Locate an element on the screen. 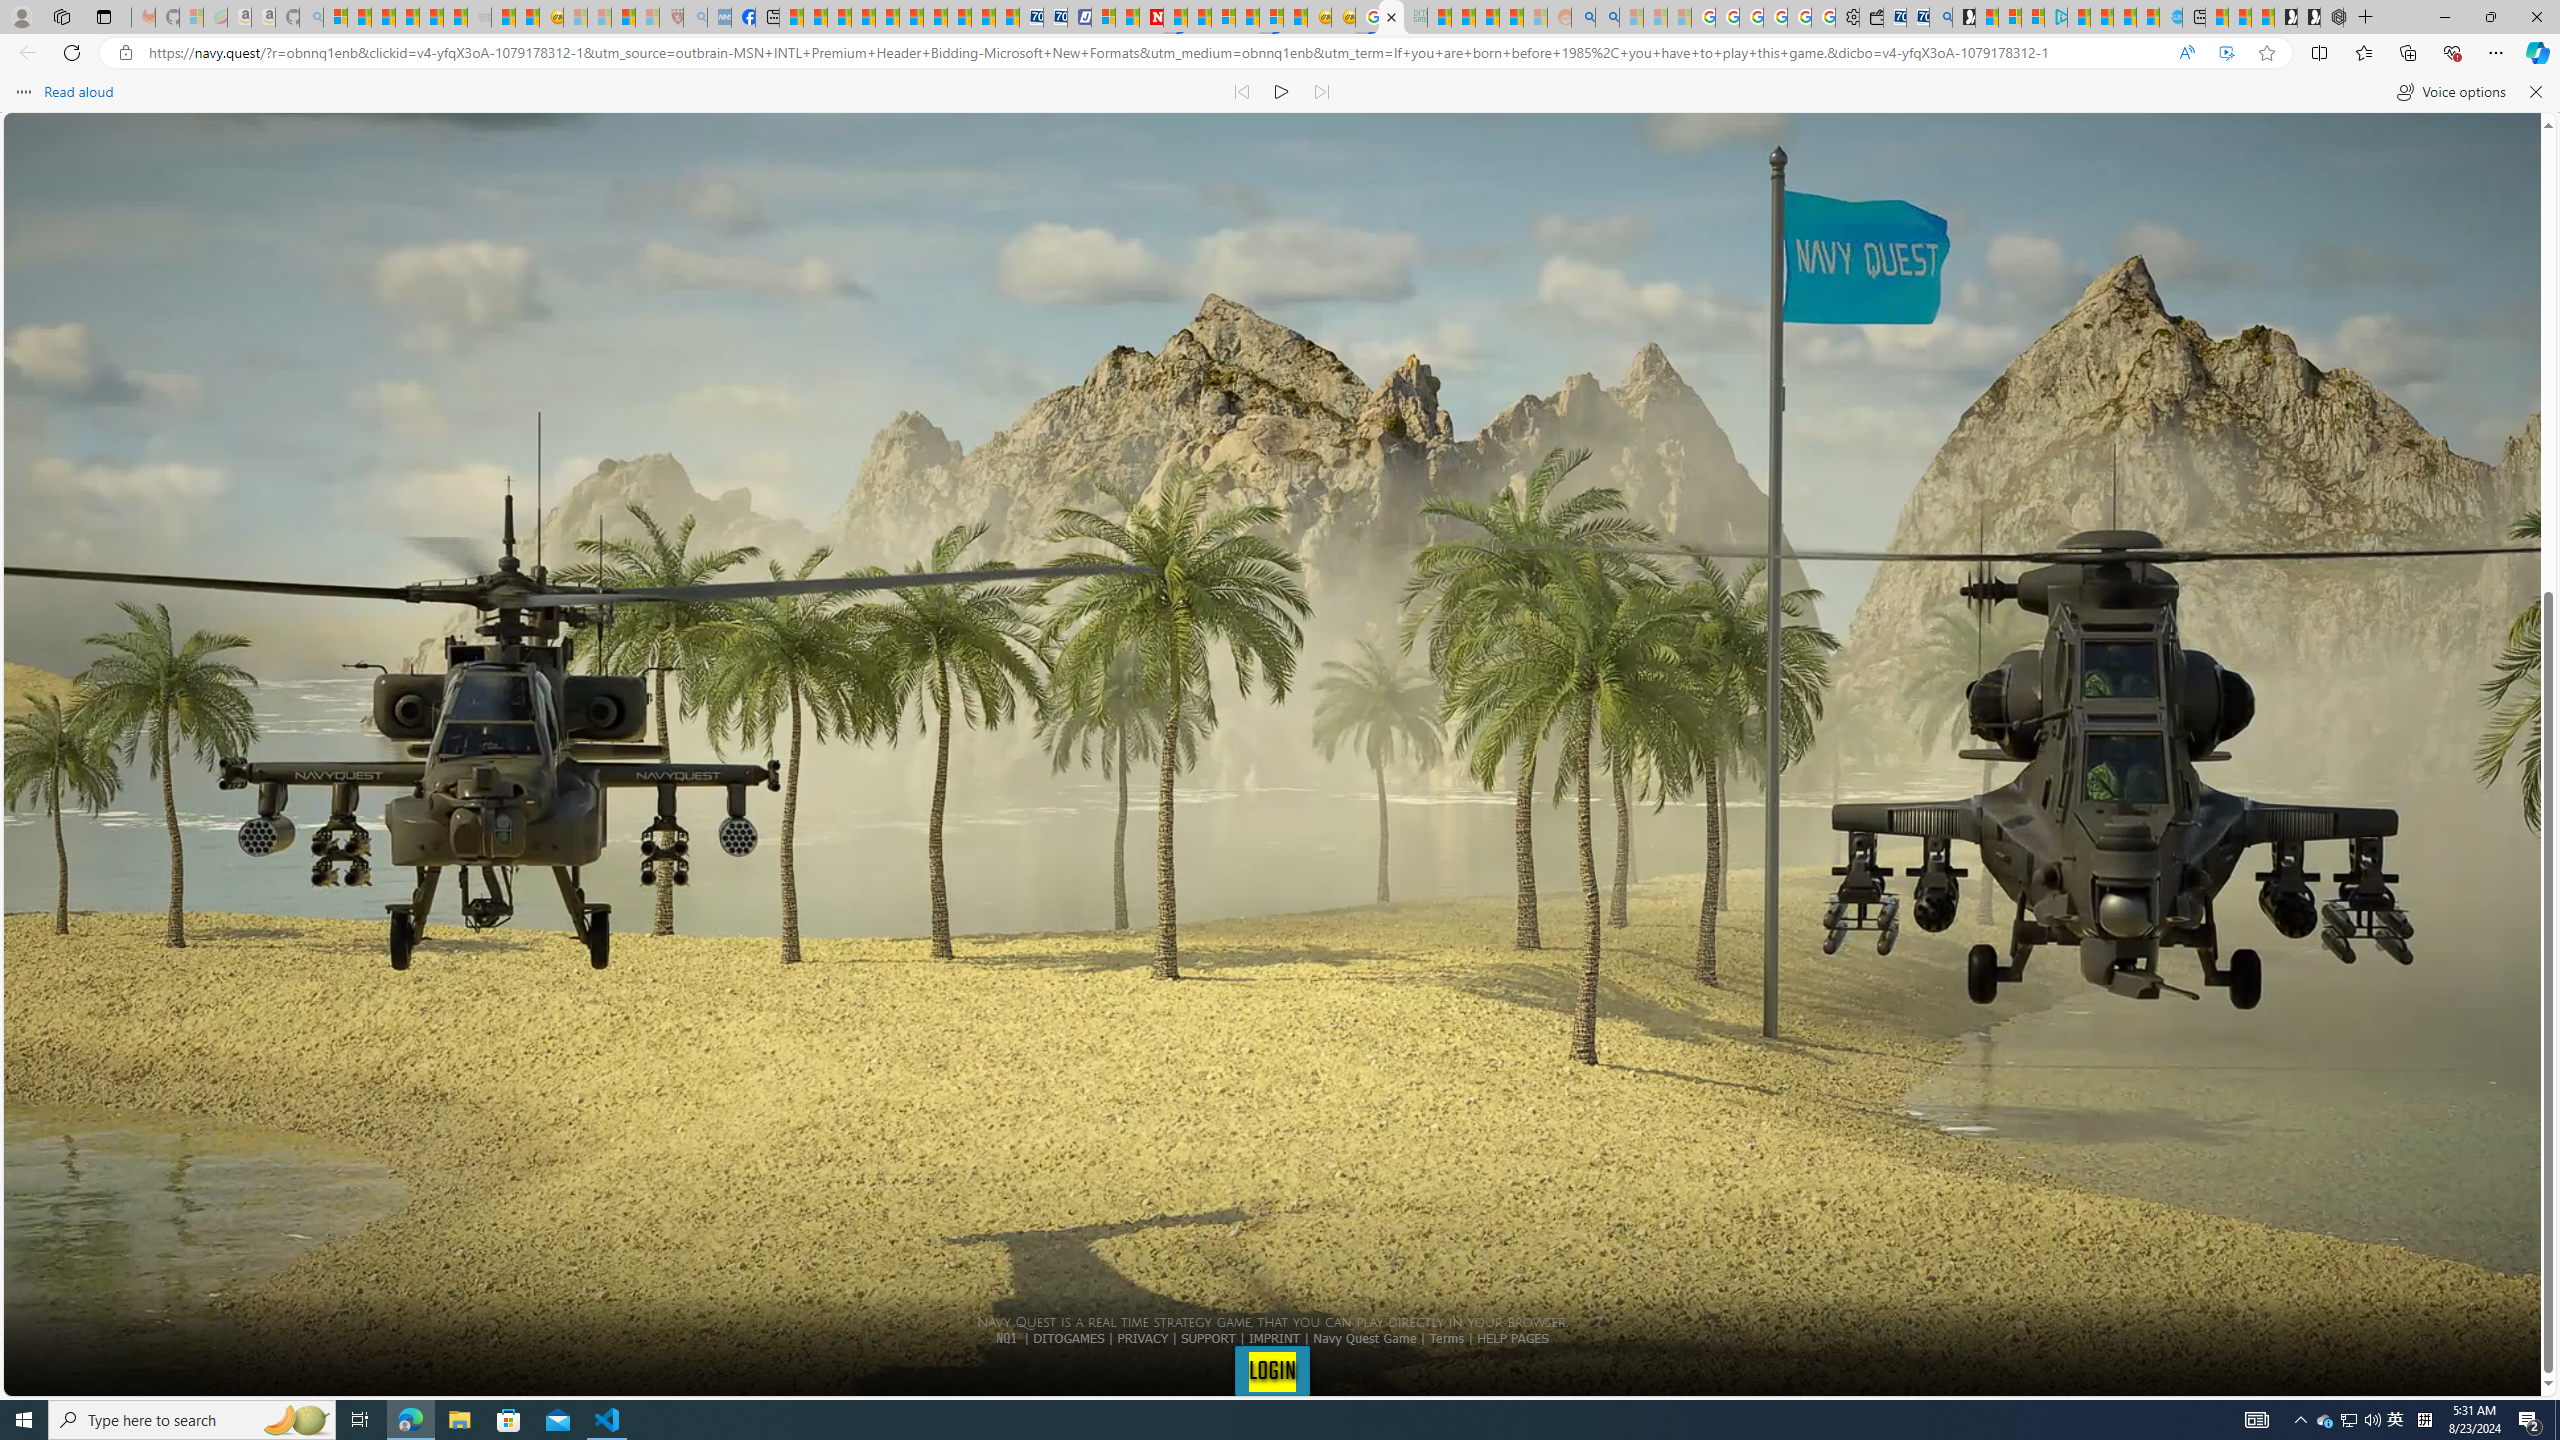  'Navy Quest Game' is located at coordinates (1365, 1336).